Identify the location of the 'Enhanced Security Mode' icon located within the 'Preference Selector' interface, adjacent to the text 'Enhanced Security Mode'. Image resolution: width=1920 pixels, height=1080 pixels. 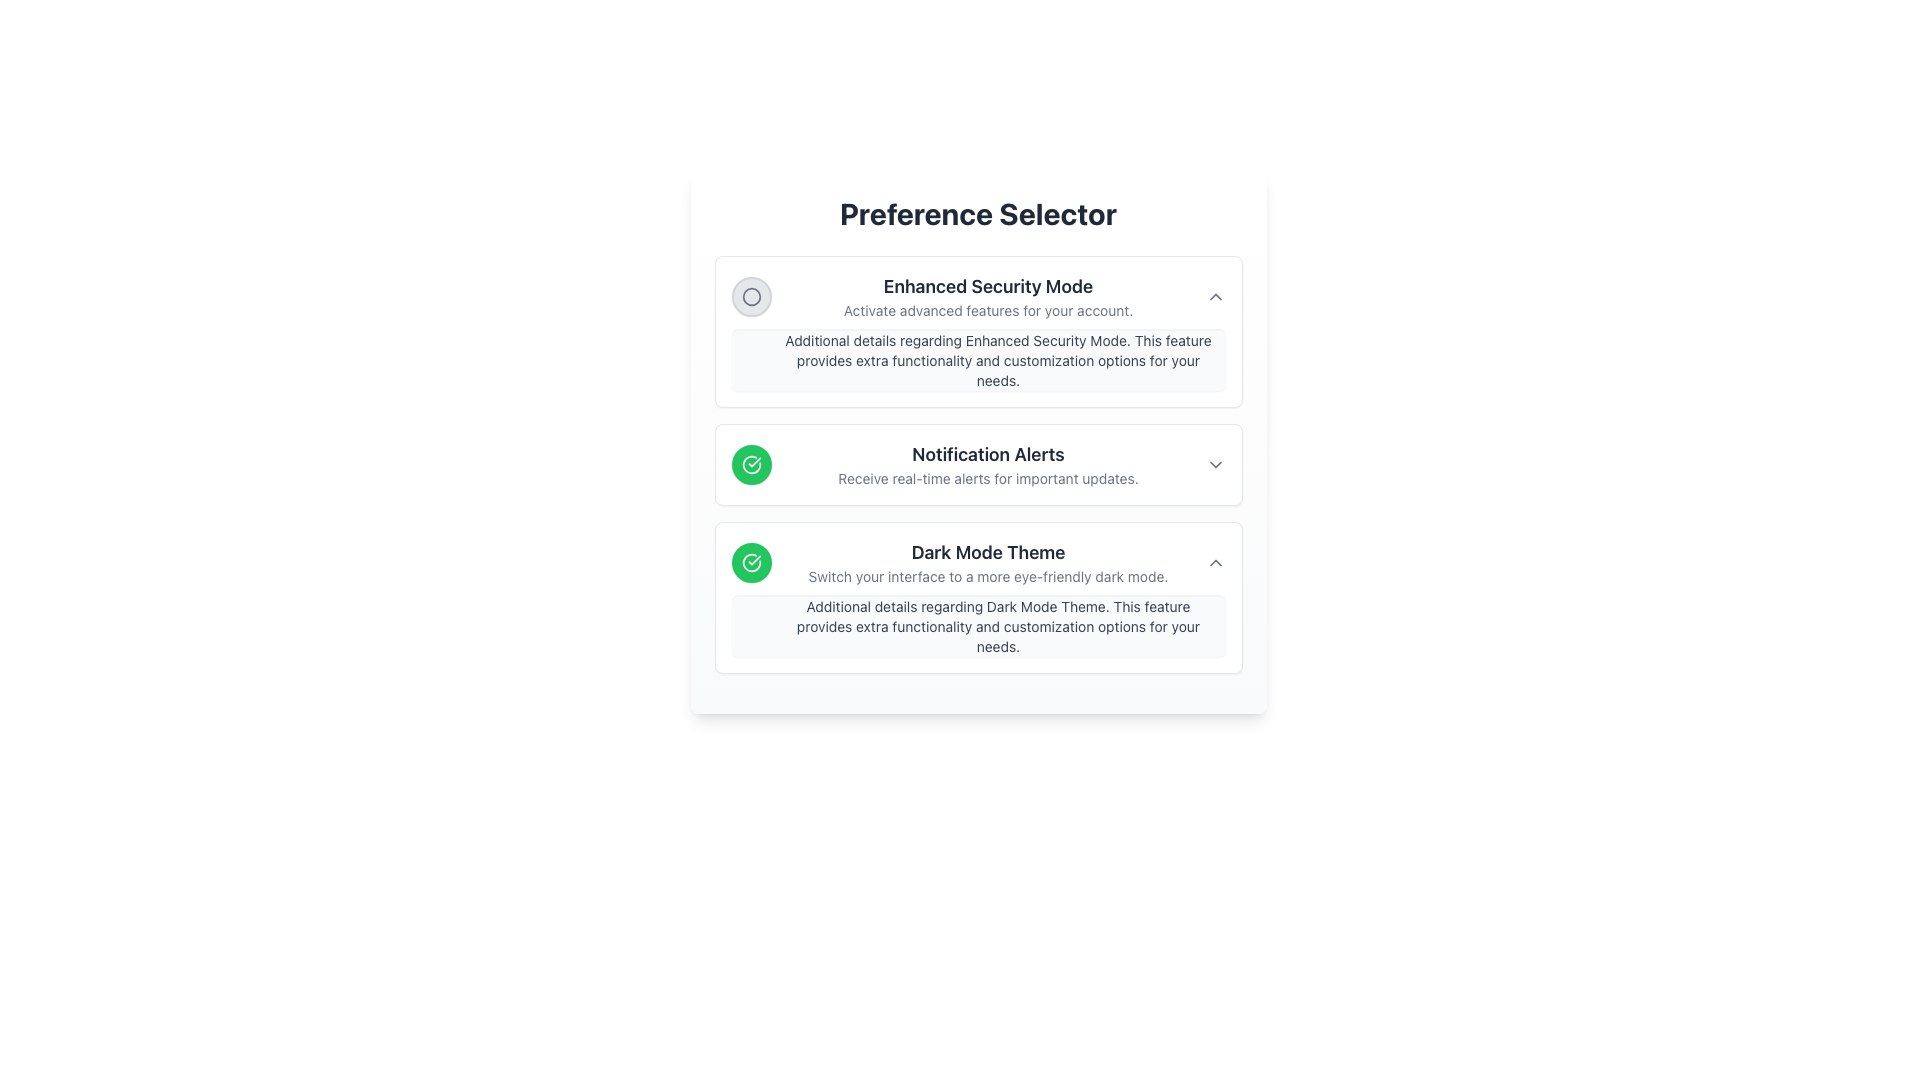
(750, 297).